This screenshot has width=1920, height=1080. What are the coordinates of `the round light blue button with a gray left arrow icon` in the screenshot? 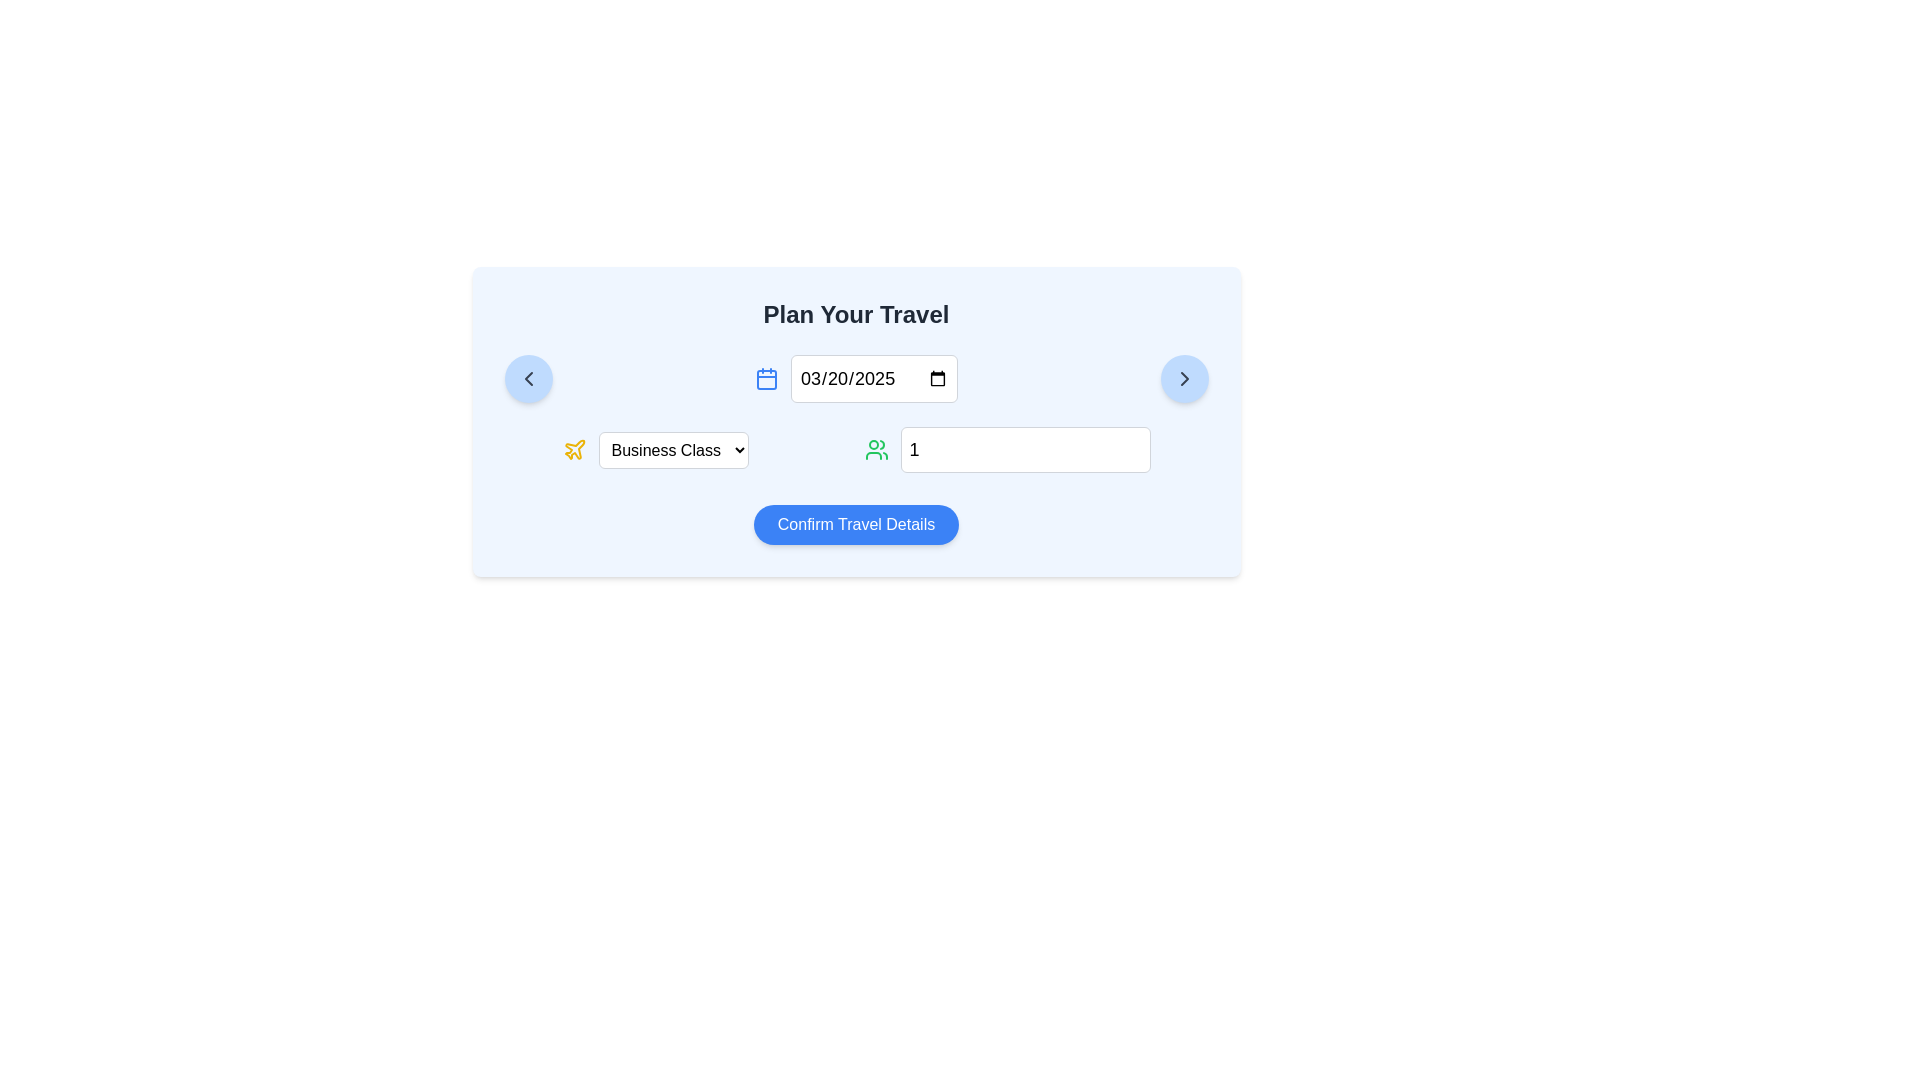 It's located at (528, 378).